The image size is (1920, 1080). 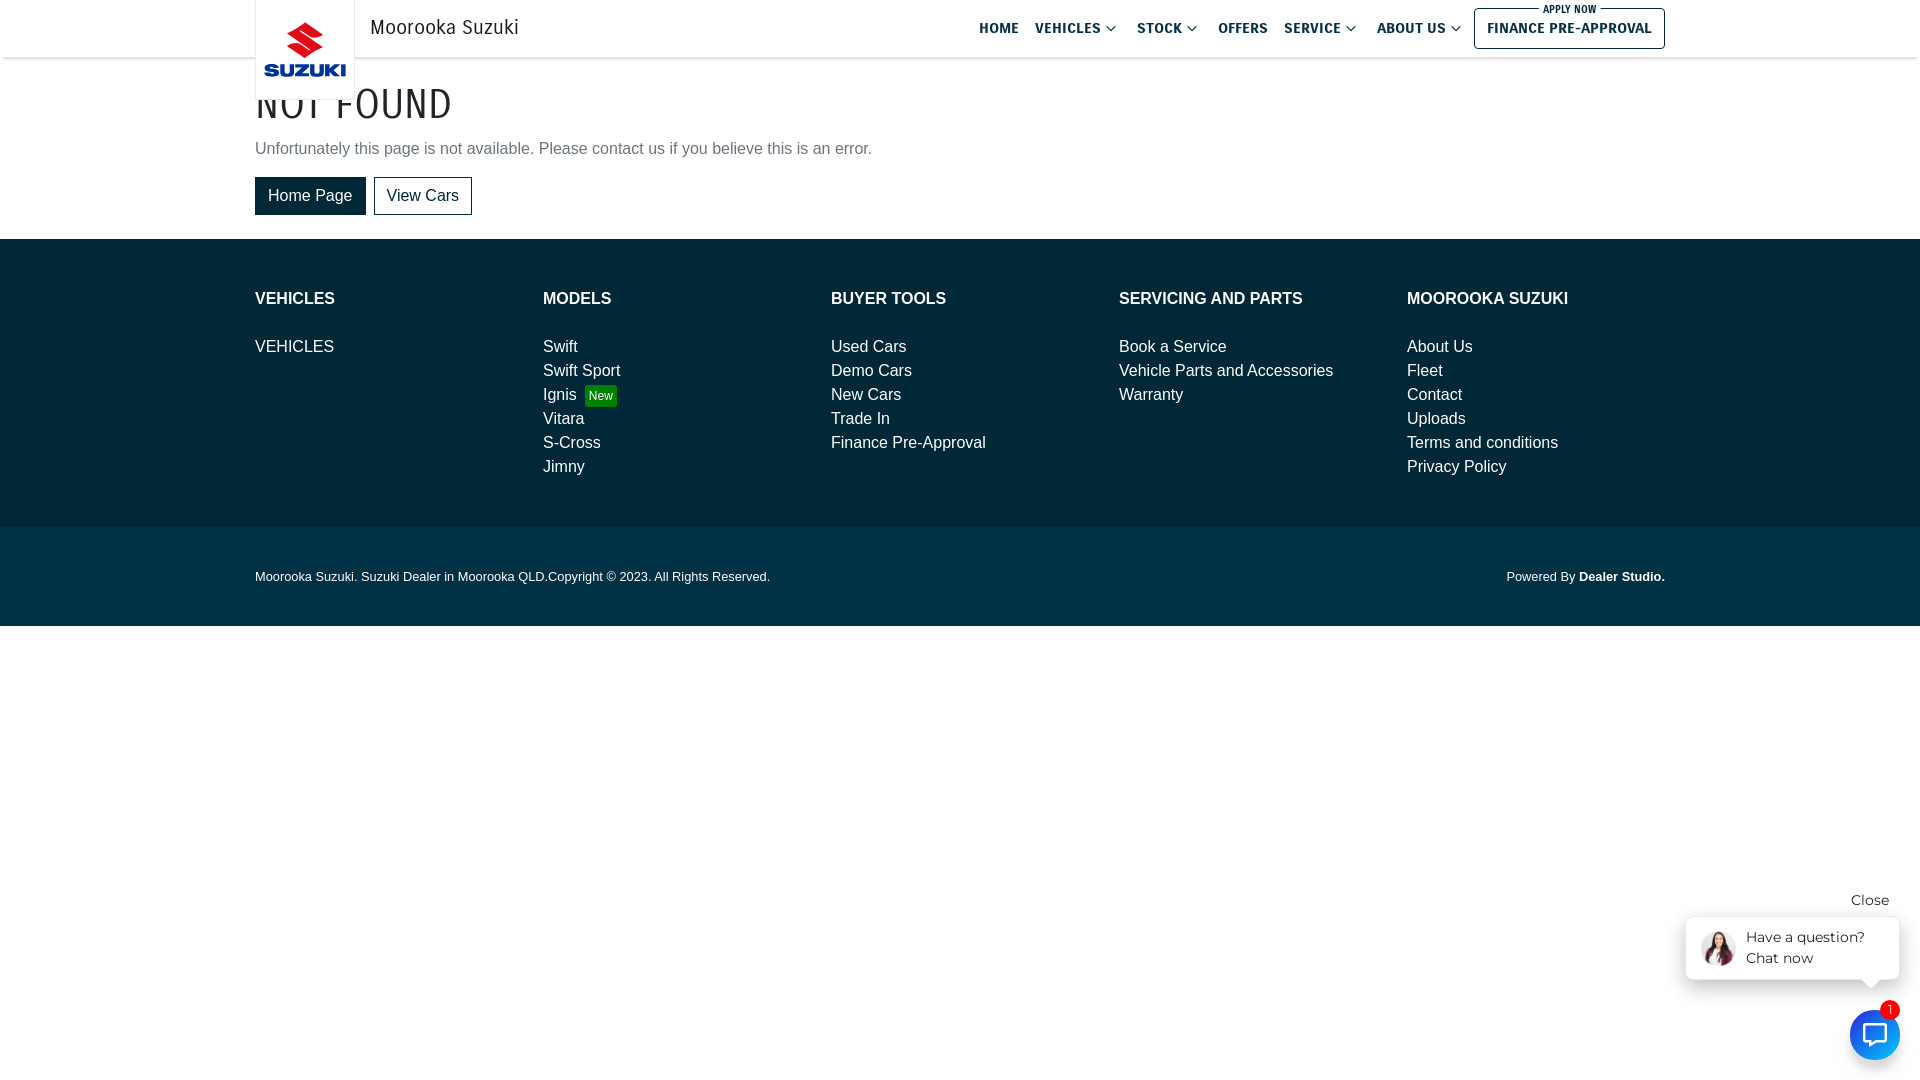 What do you see at coordinates (1242, 28) in the screenshot?
I see `'OFFERS'` at bounding box center [1242, 28].